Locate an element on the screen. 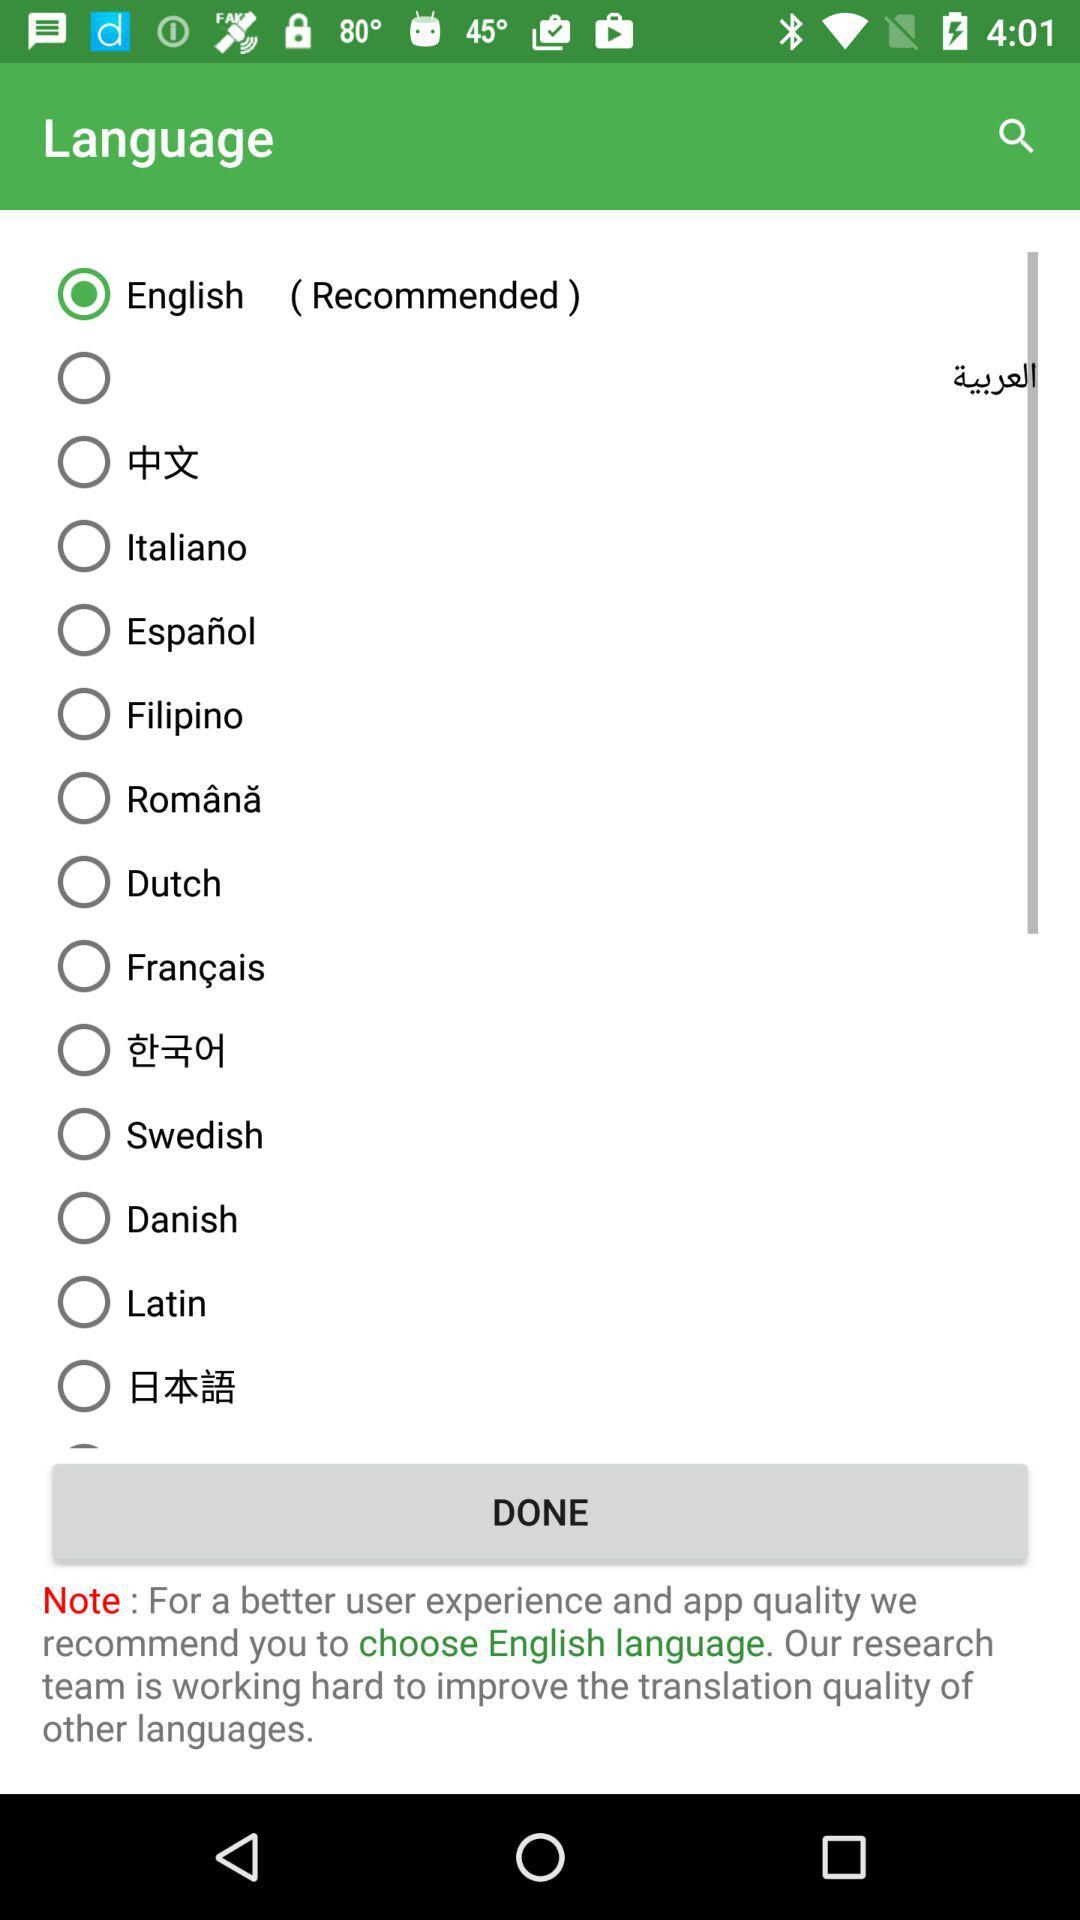 Image resolution: width=1080 pixels, height=1920 pixels. danish icon is located at coordinates (540, 1217).